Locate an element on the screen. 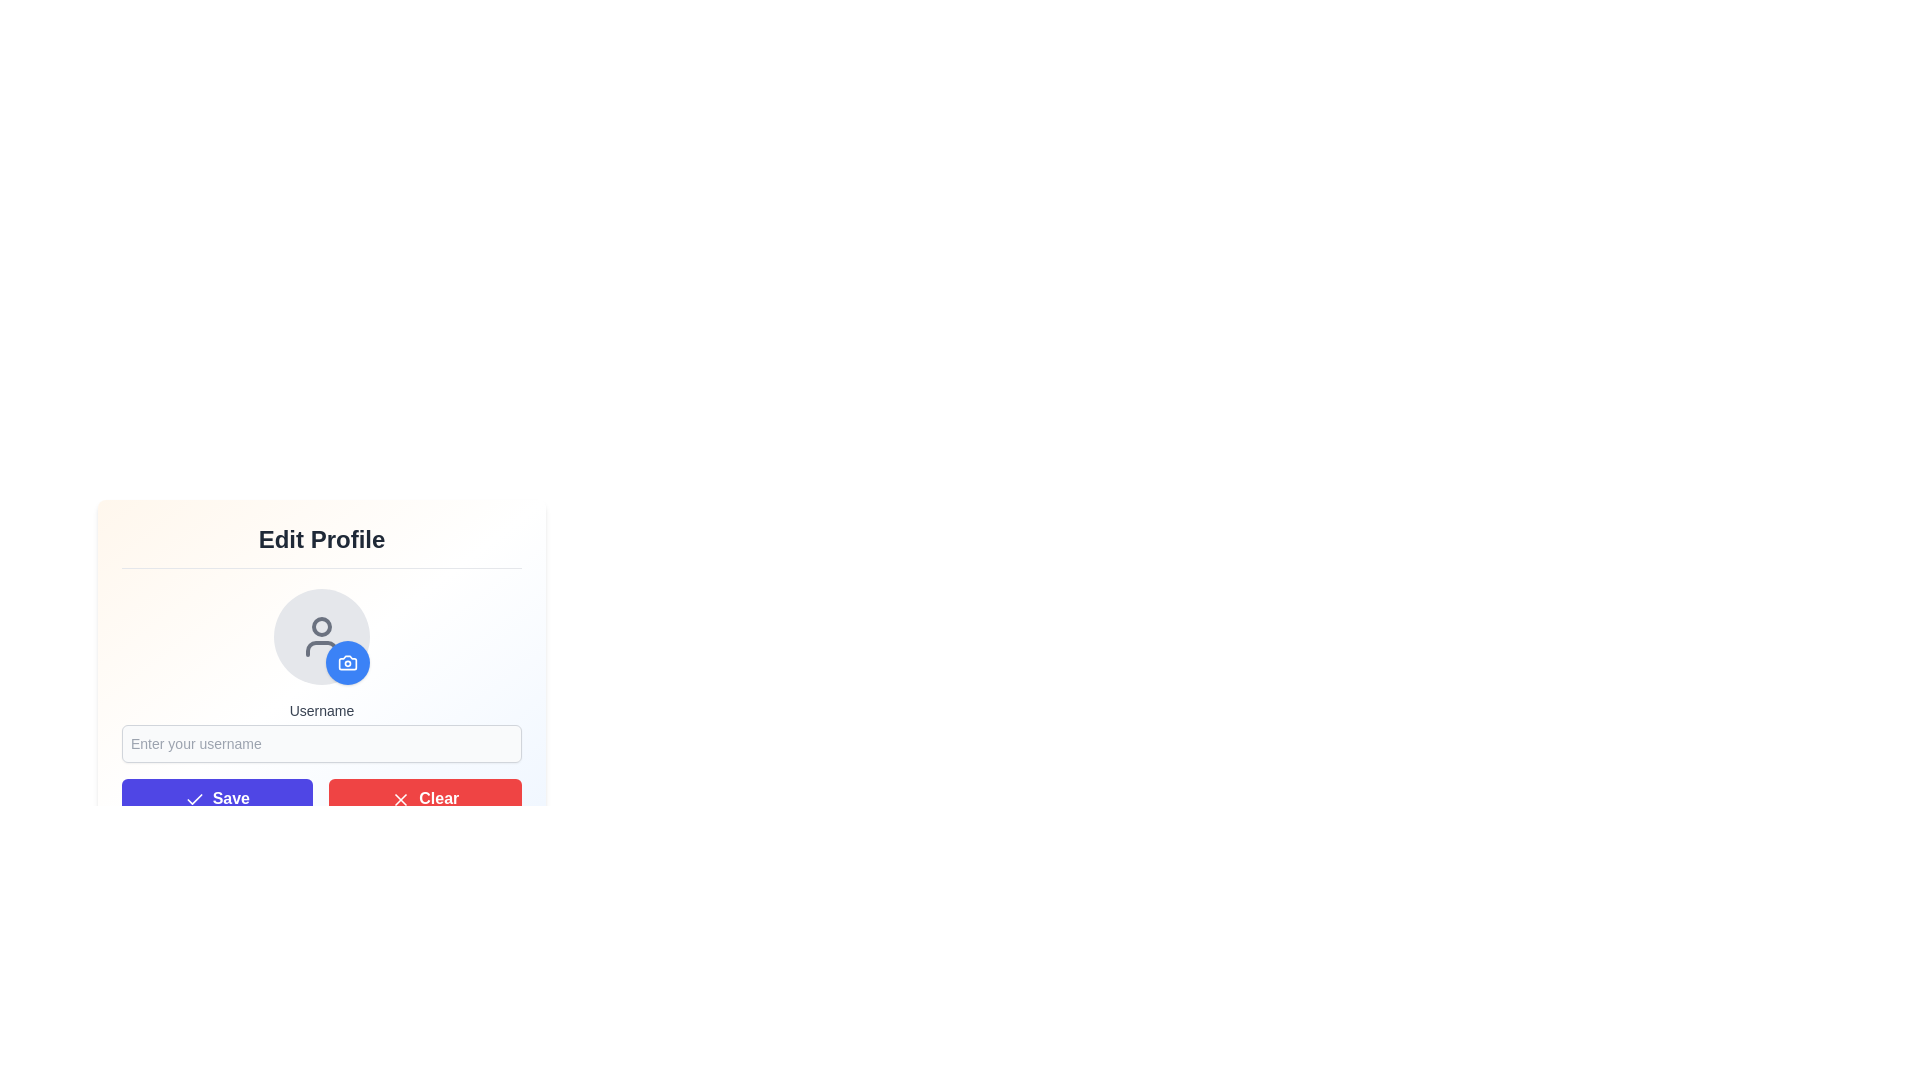 The height and width of the screenshot is (1080, 1920). an image onto the Interactive avatar with a button, which is a circular user profile icon with a gray background and a small blue button at the bottom-right for changing the profile picture is located at coordinates (321, 636).